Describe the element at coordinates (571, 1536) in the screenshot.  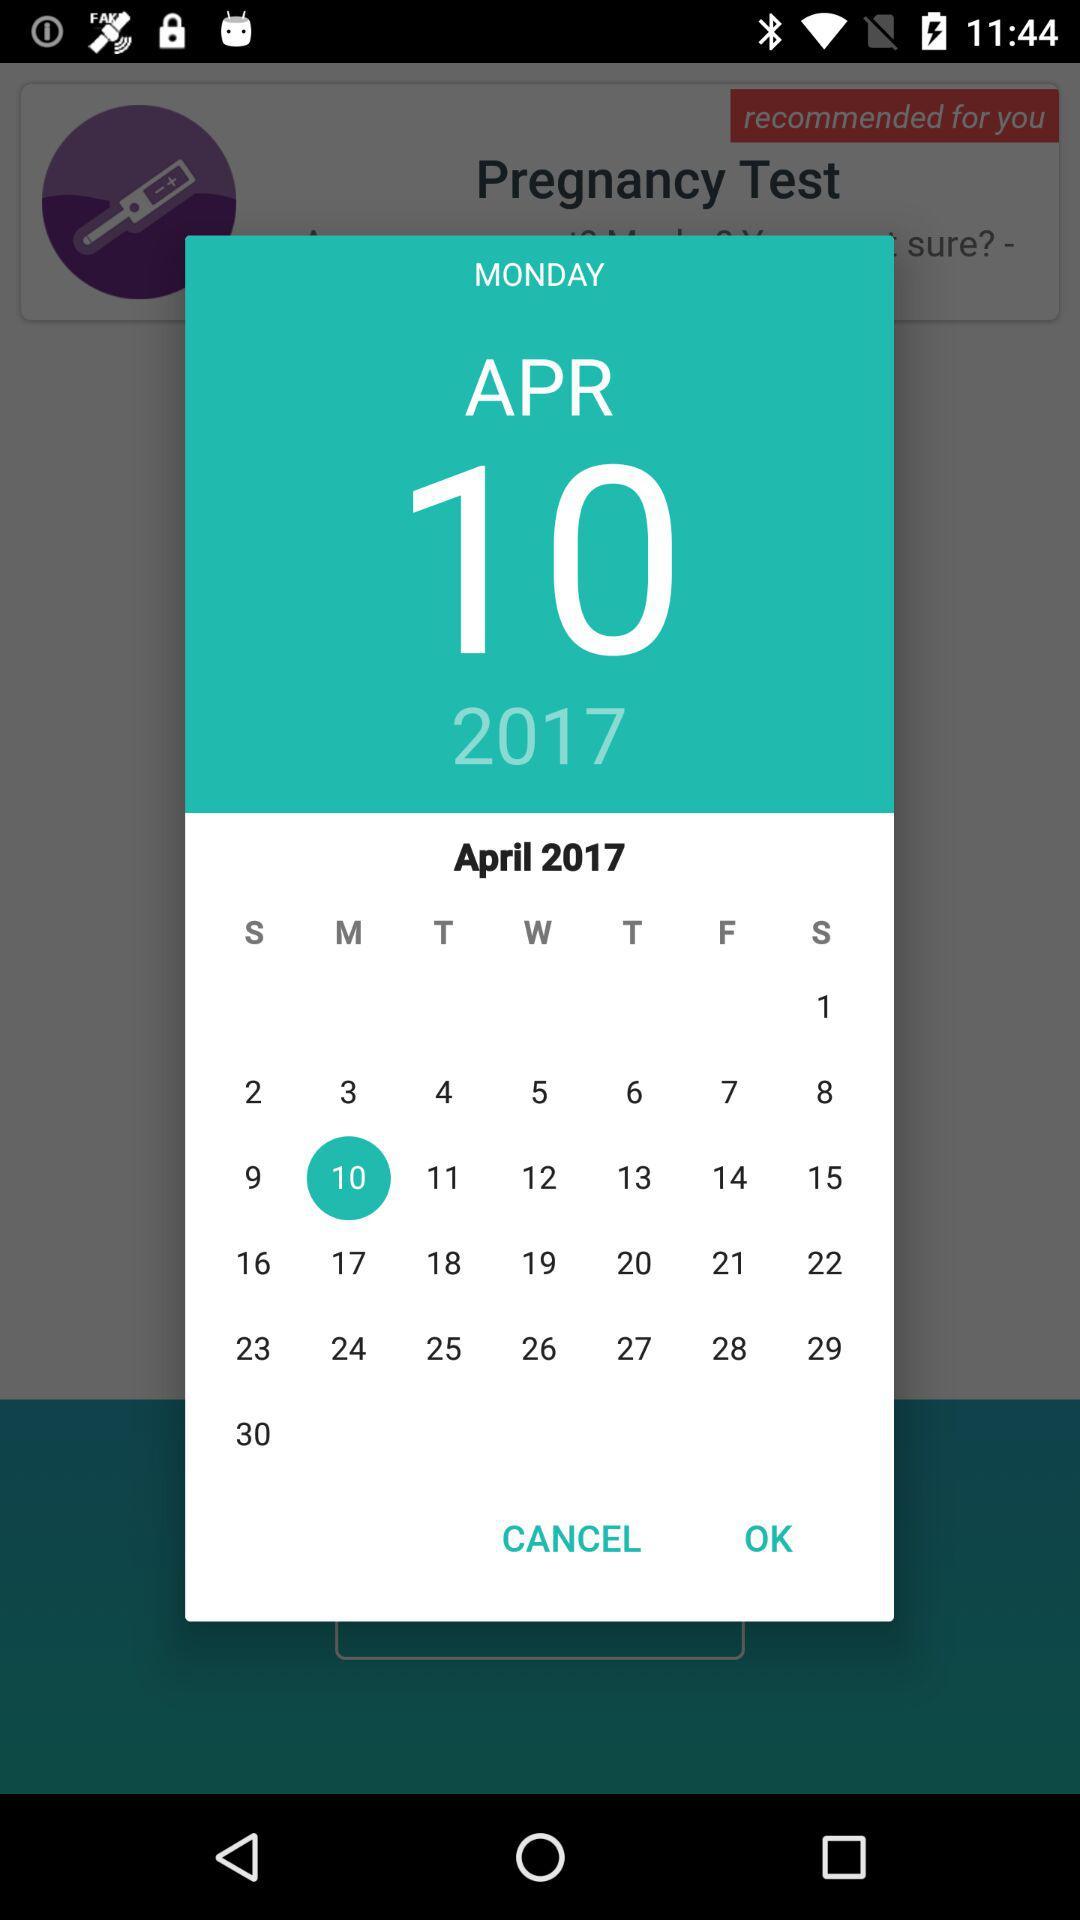
I see `item next to the ok item` at that location.